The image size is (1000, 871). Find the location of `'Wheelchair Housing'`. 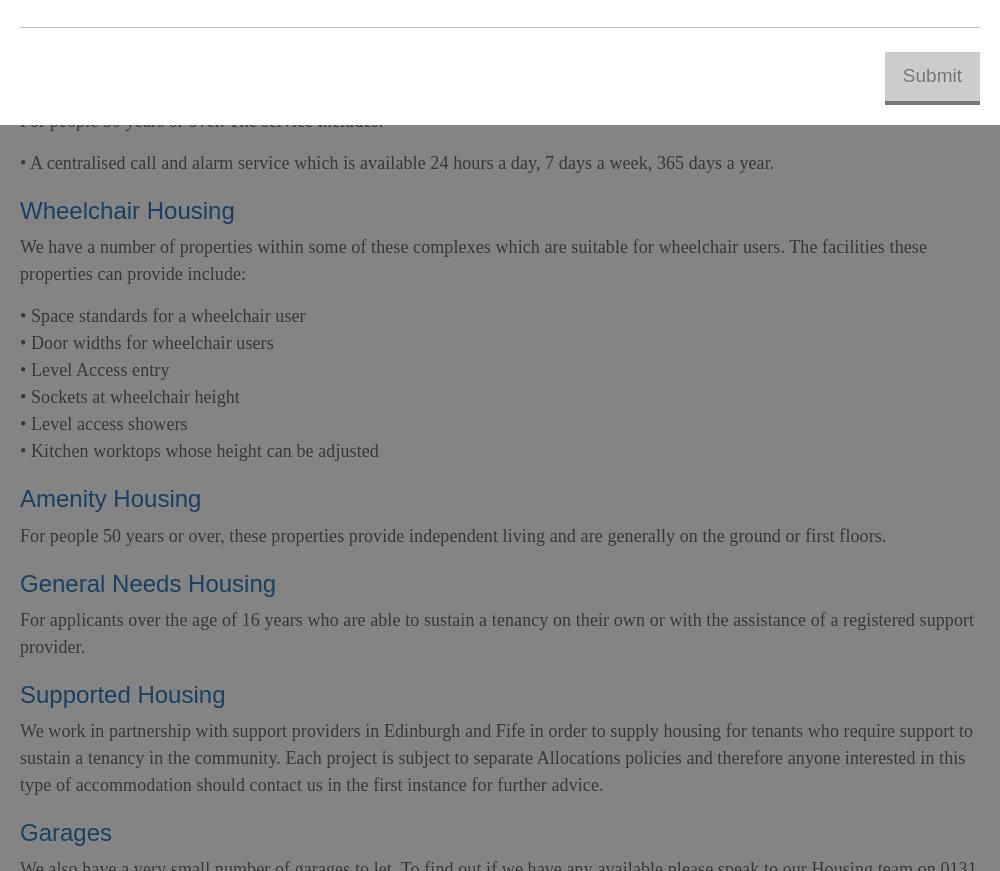

'Wheelchair Housing' is located at coordinates (127, 210).